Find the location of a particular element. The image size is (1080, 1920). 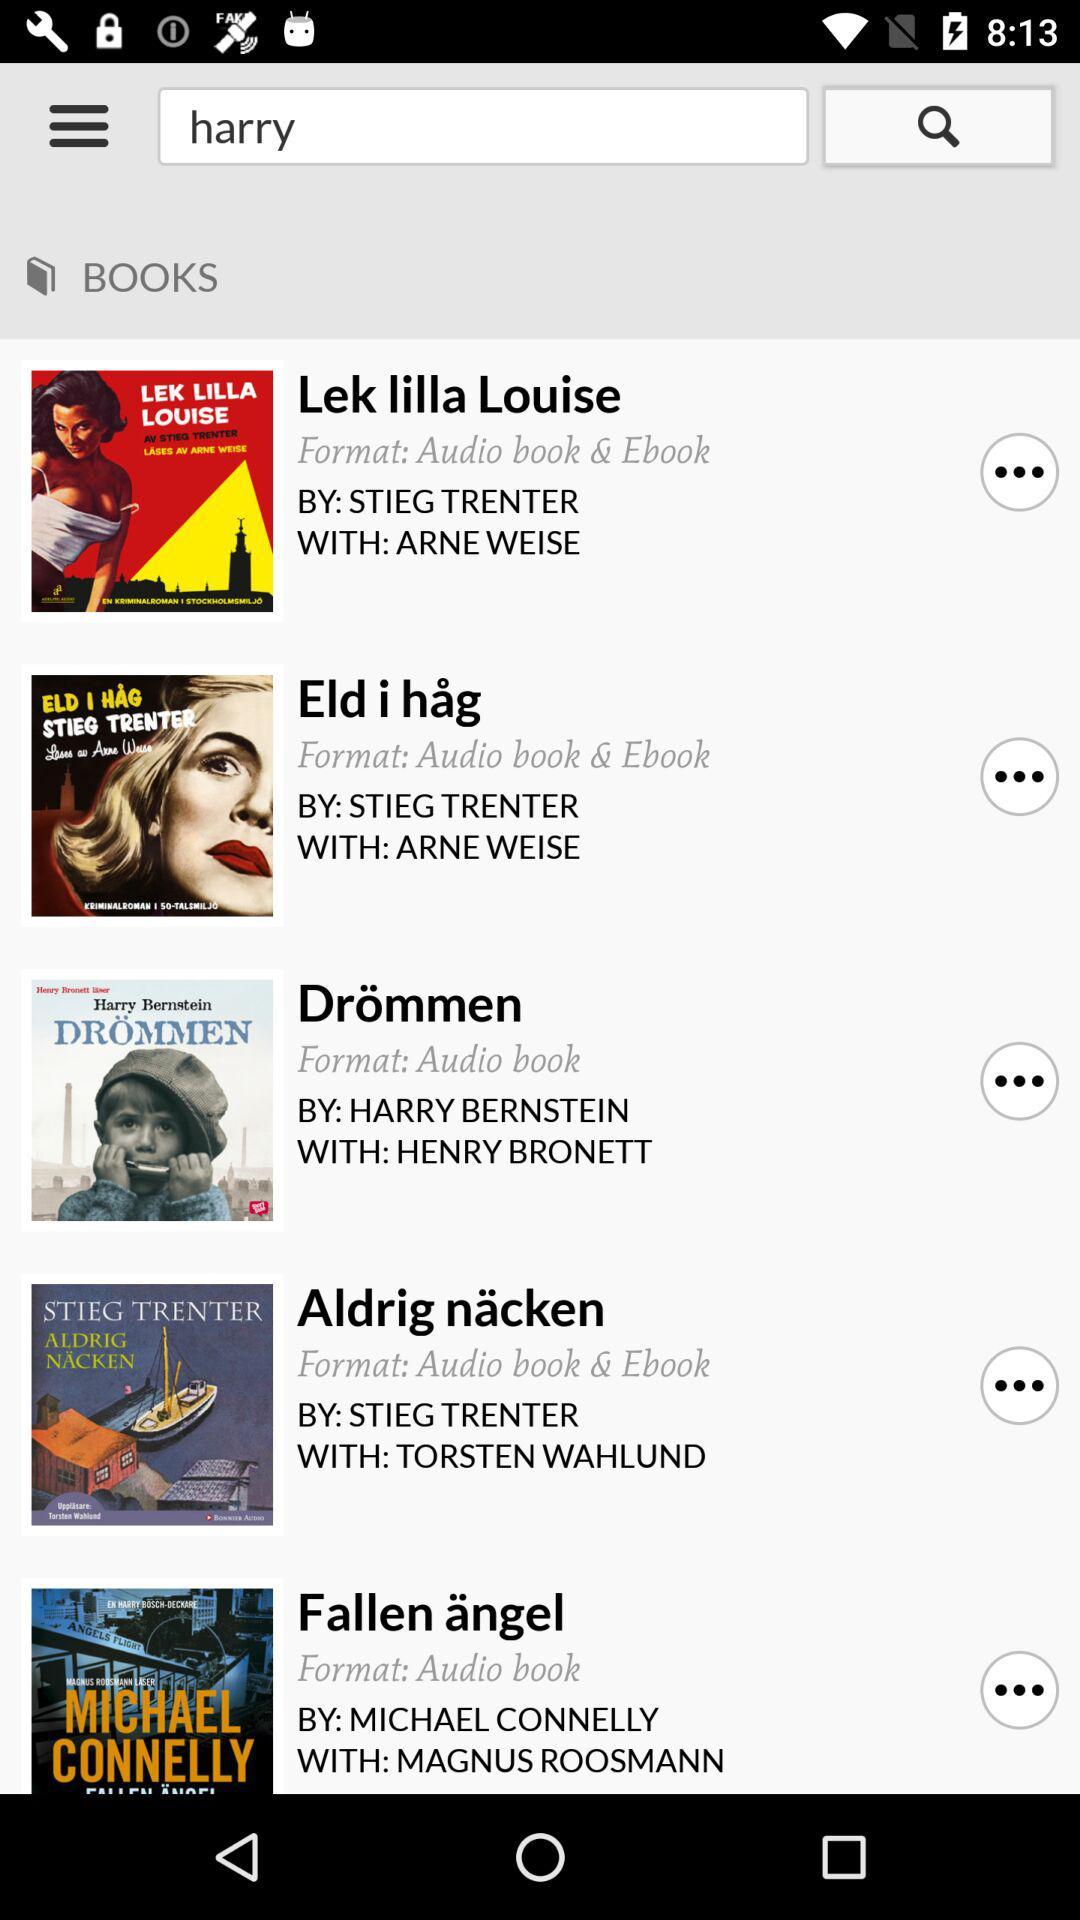

the second three dots button below the search button on the web page is located at coordinates (1019, 775).